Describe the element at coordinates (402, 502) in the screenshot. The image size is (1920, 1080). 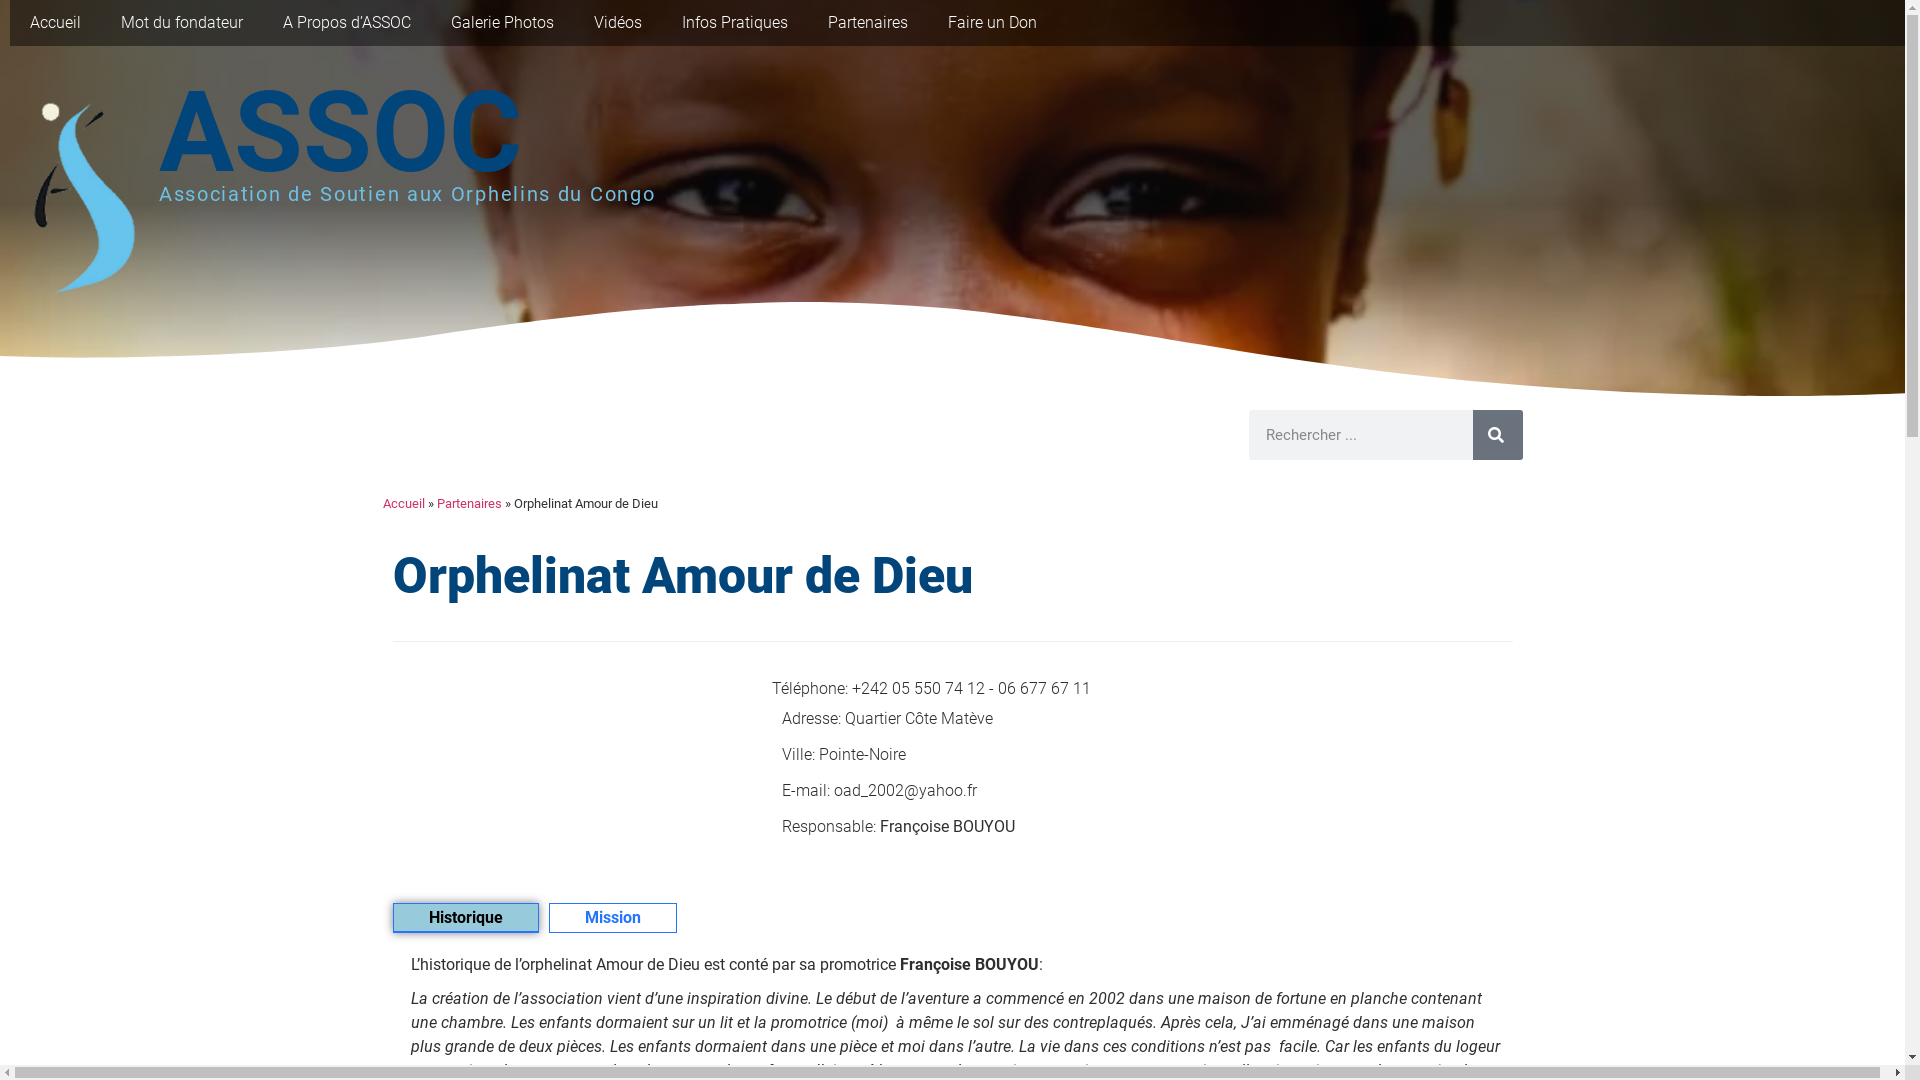
I see `'Accueil'` at that location.